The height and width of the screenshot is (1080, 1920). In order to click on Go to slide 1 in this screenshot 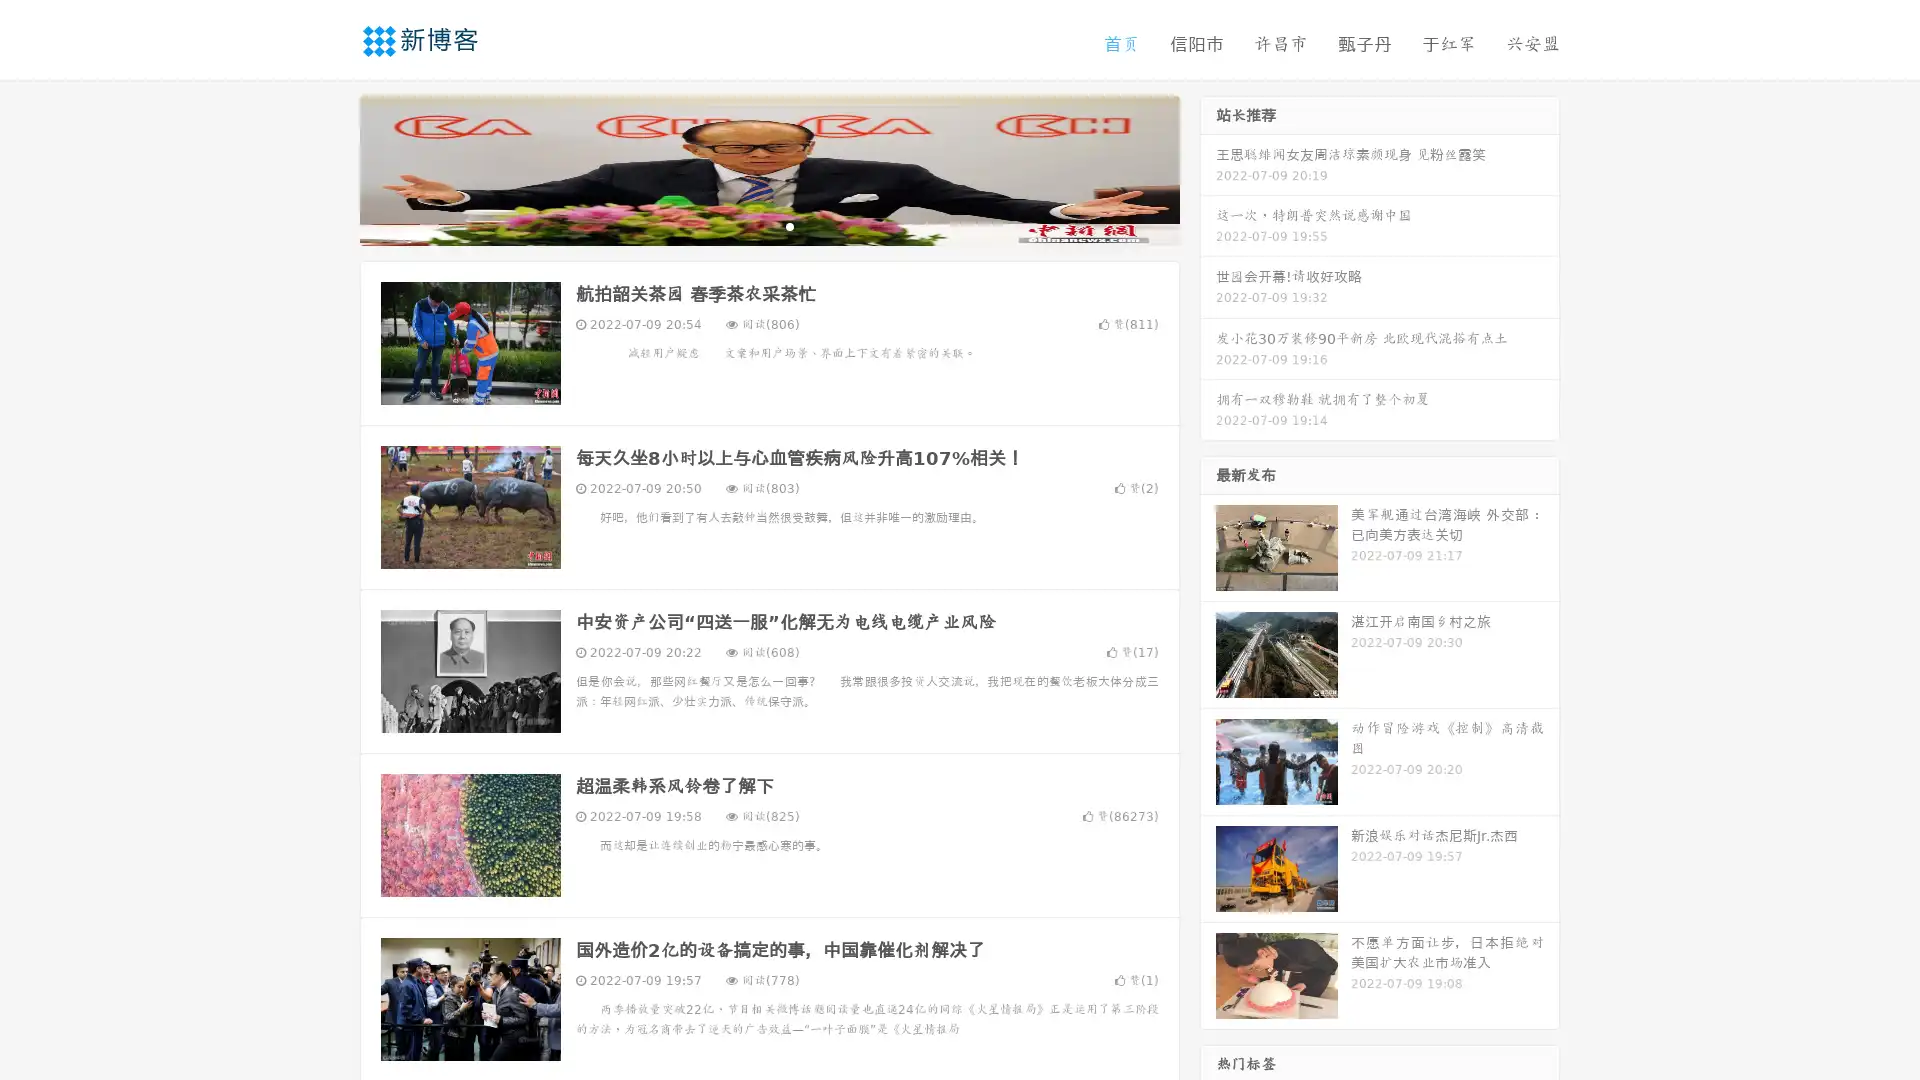, I will do `click(748, 225)`.